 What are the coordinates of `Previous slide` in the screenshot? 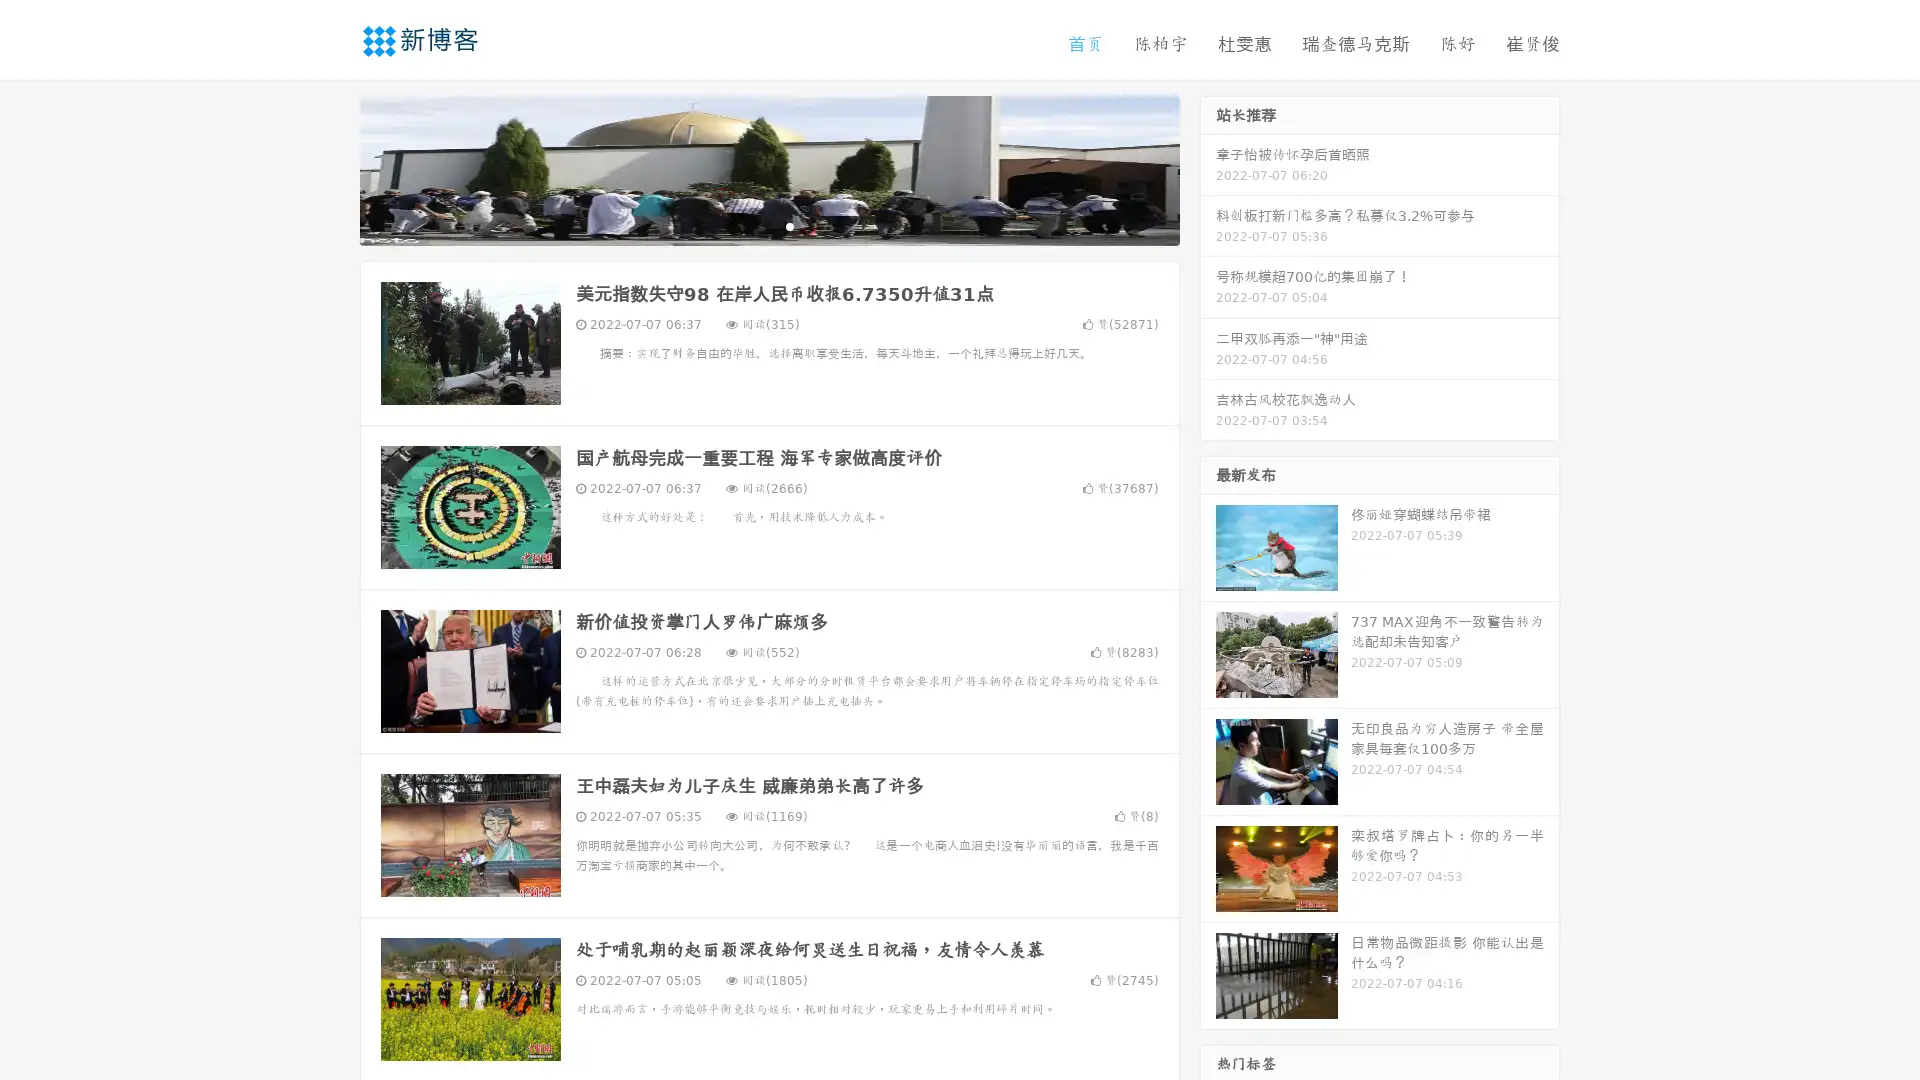 It's located at (330, 168).